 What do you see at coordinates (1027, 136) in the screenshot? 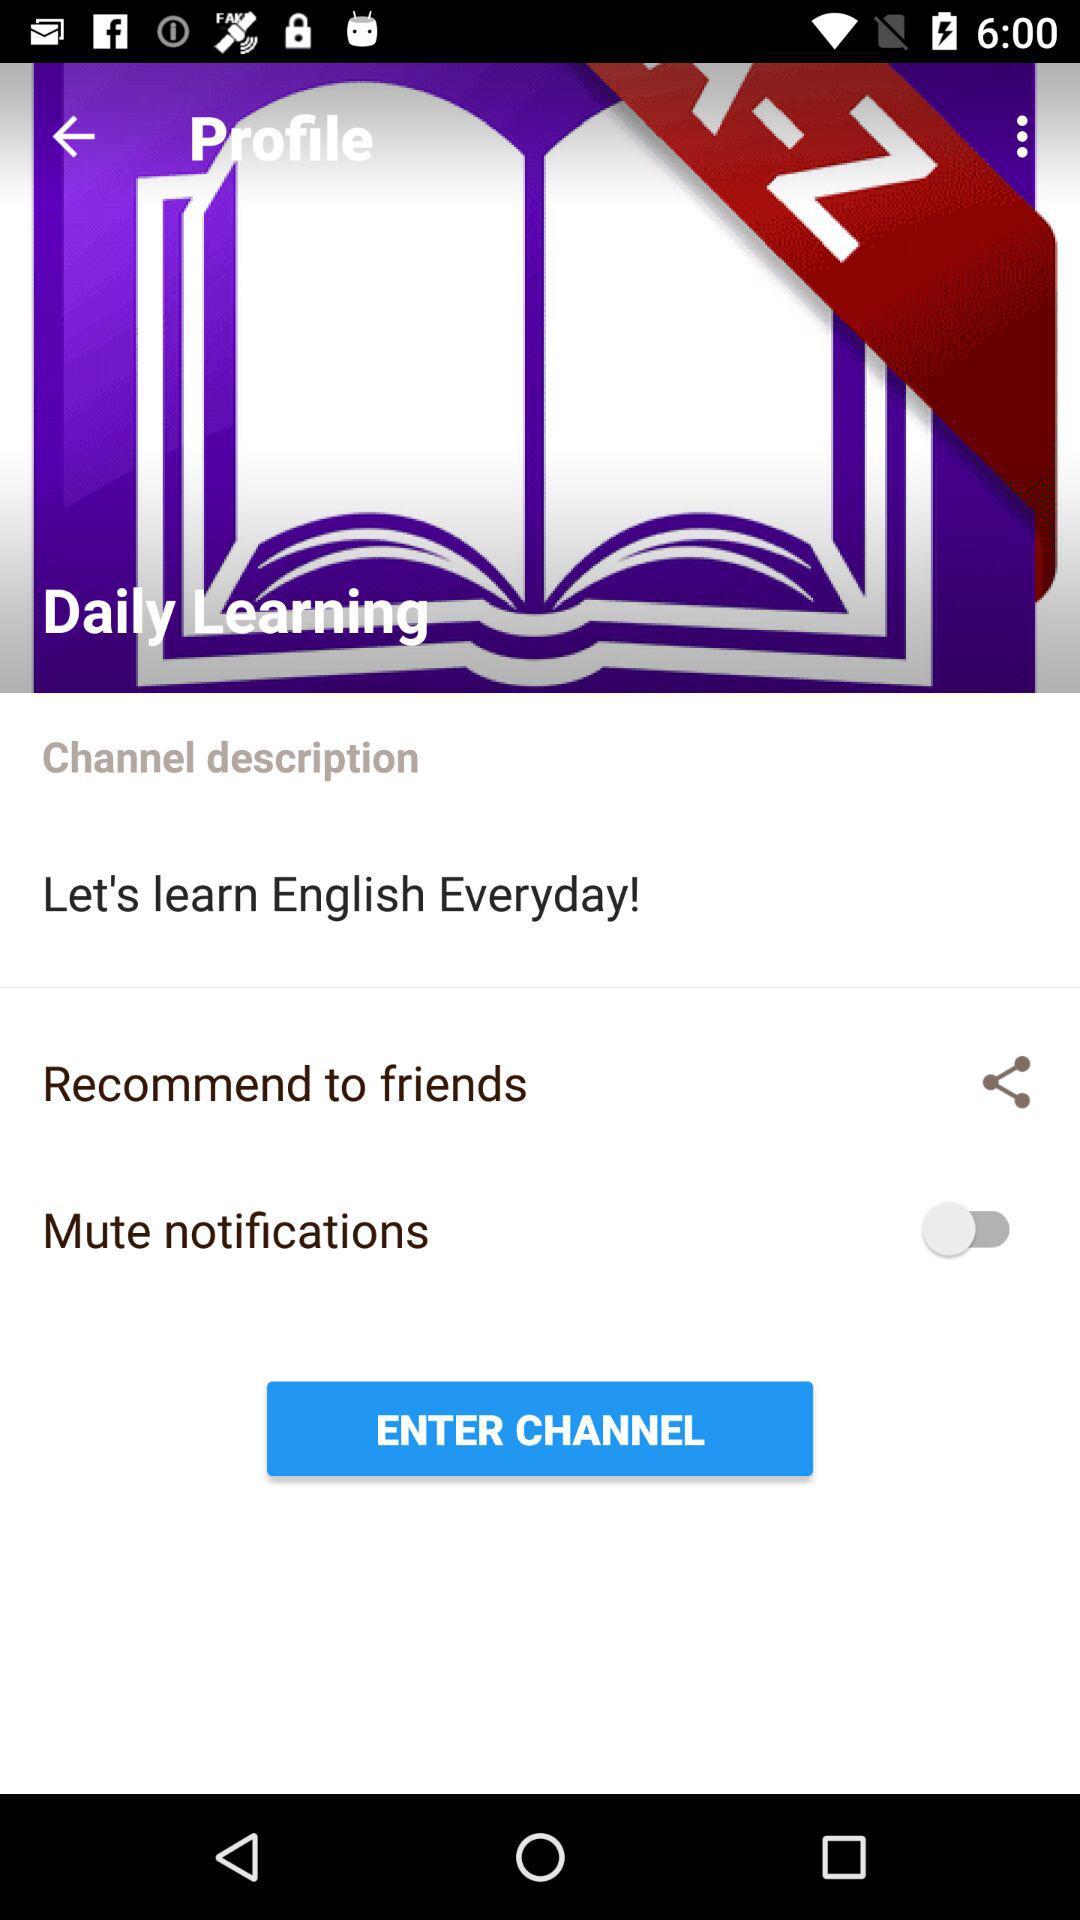
I see `the 3 vertical dots icon` at bounding box center [1027, 136].